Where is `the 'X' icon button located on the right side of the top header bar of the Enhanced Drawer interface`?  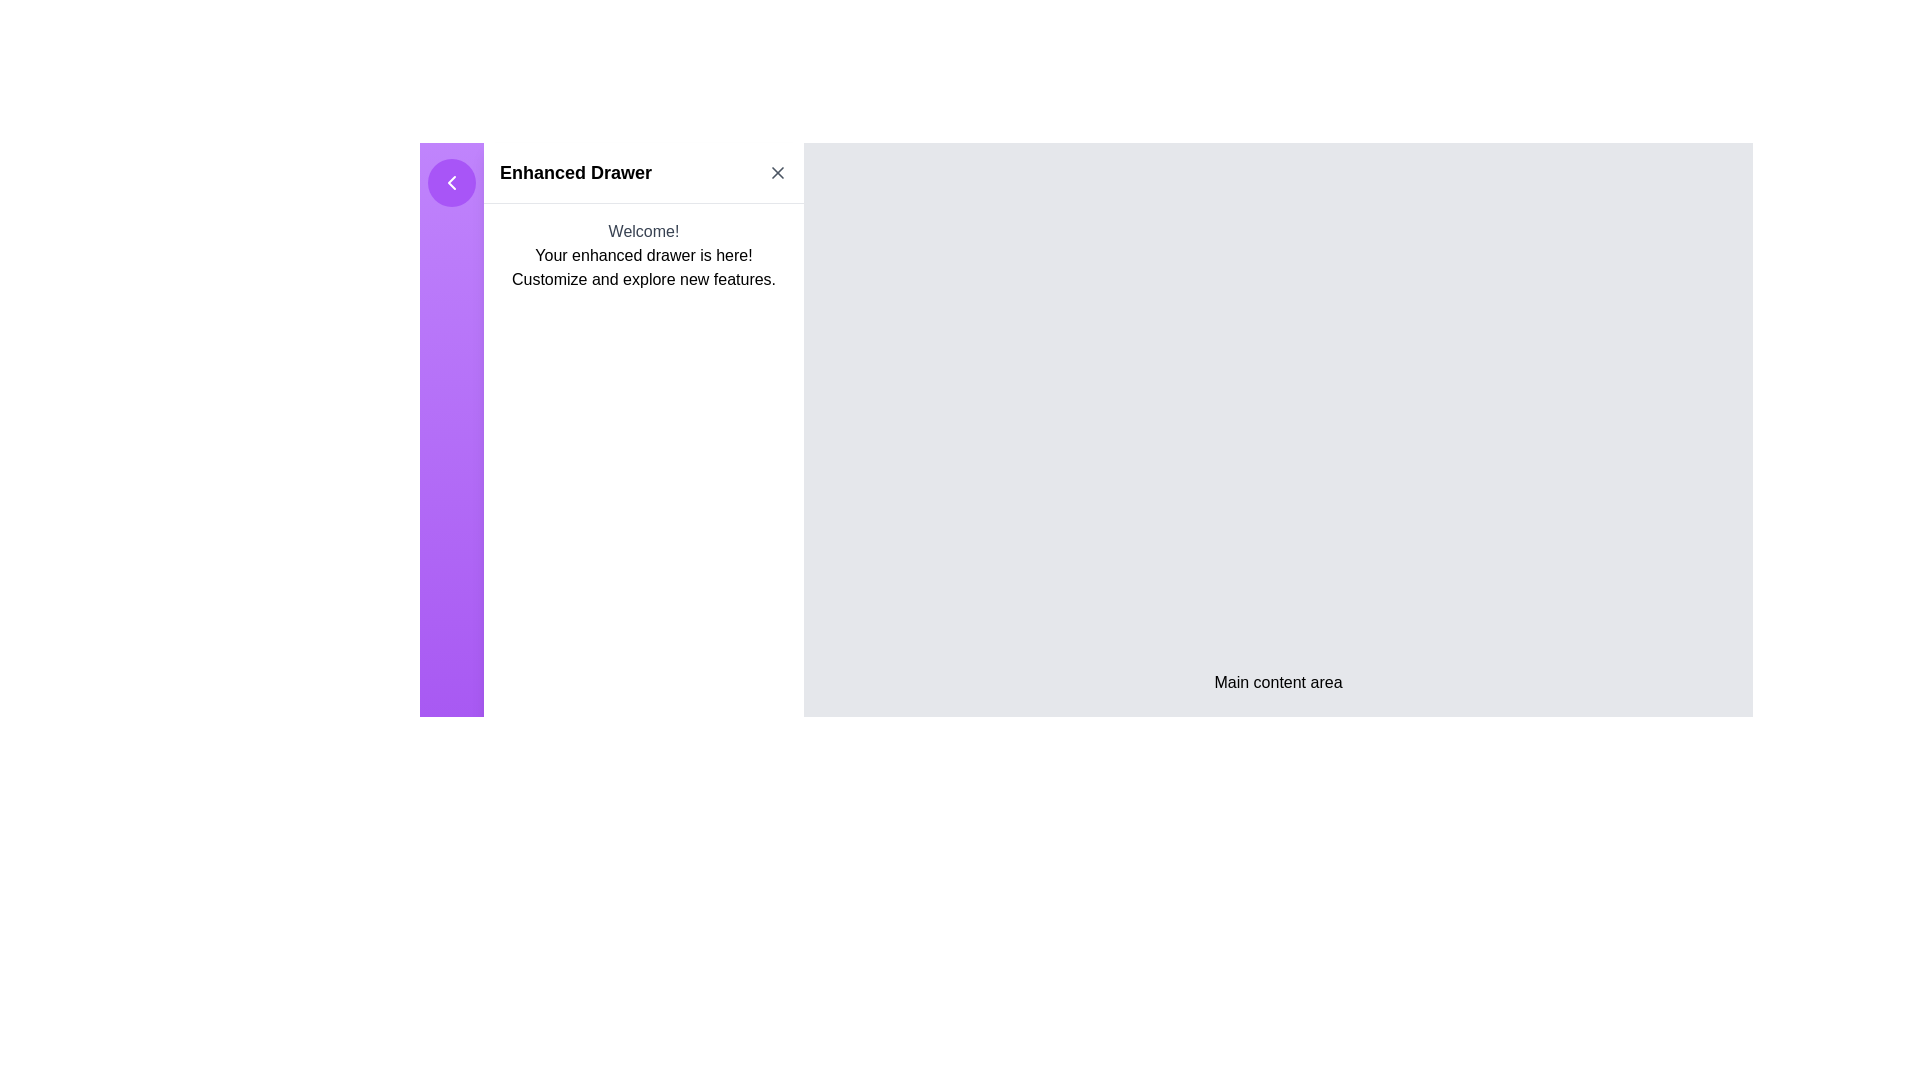 the 'X' icon button located on the right side of the top header bar of the Enhanced Drawer interface is located at coordinates (776, 172).